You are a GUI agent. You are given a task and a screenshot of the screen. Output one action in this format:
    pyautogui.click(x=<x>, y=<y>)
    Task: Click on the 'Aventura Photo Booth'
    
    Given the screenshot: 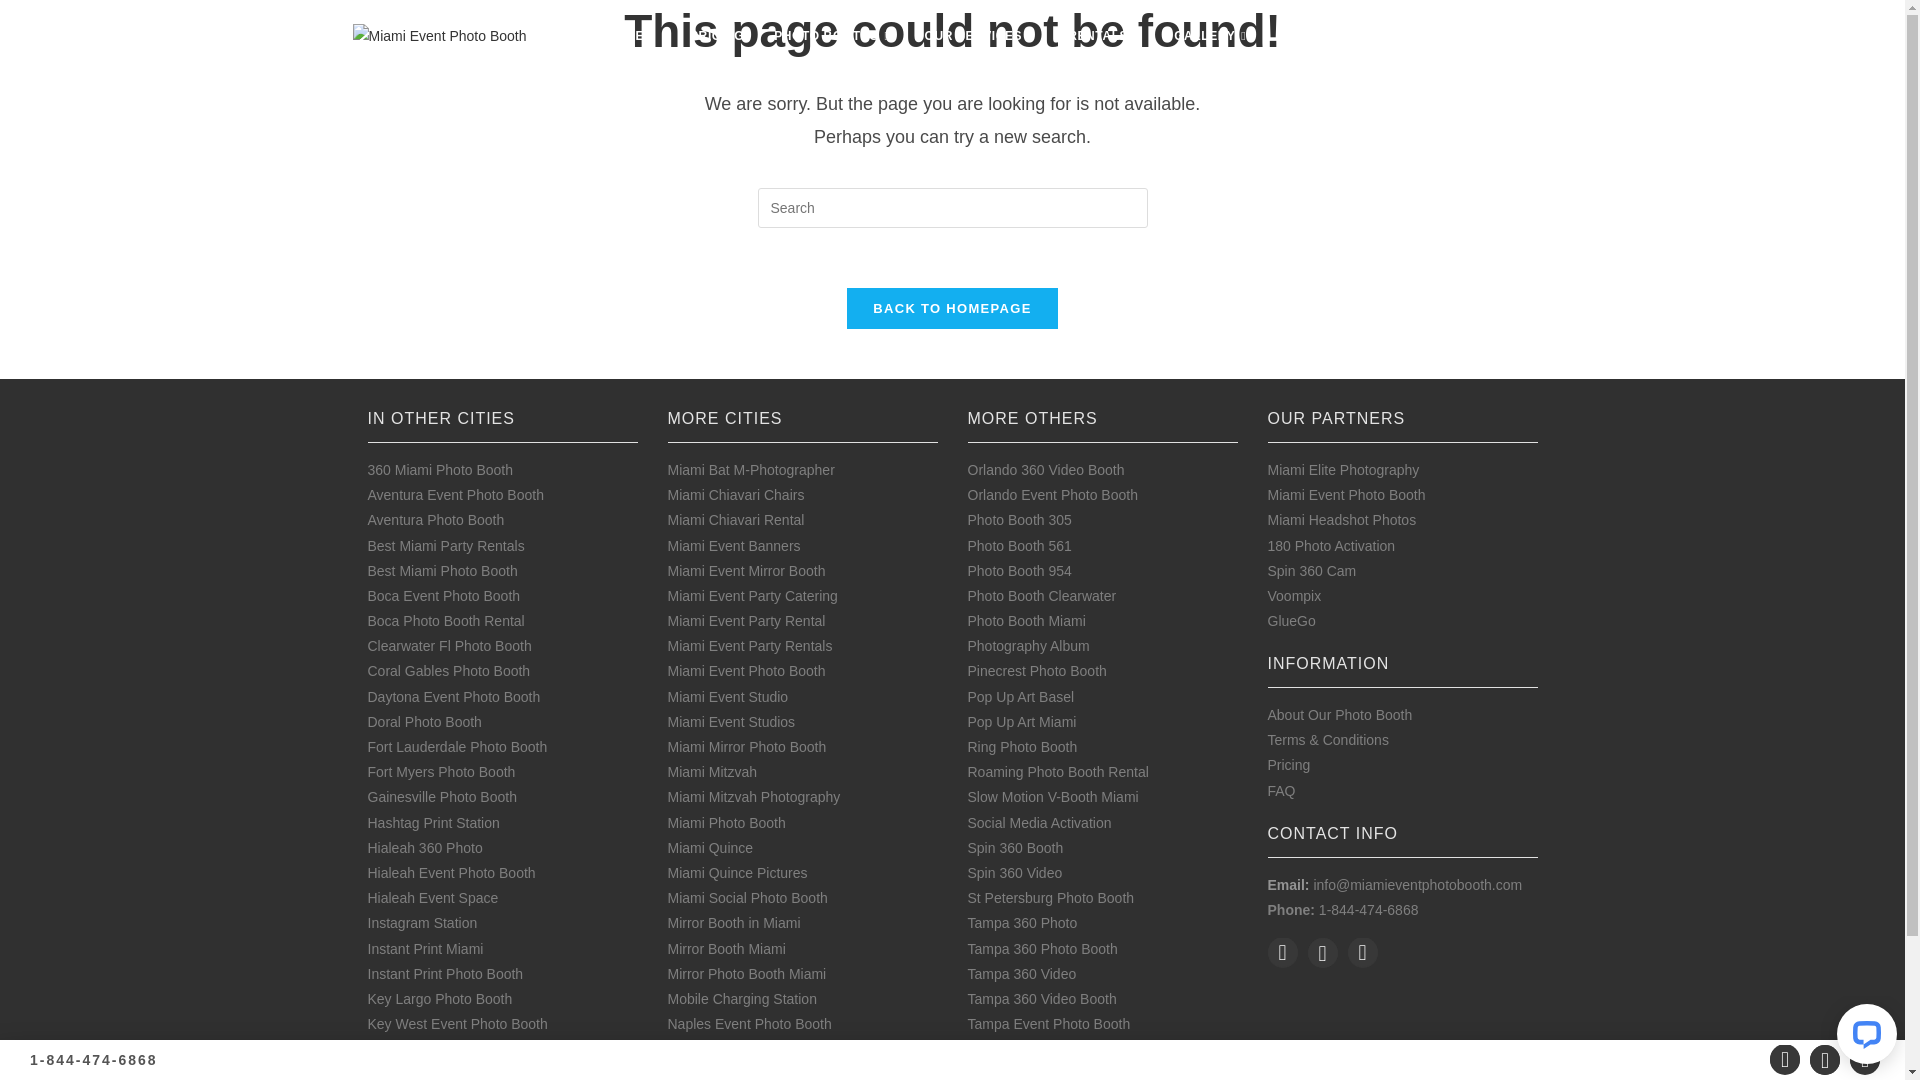 What is the action you would take?
    pyautogui.click(x=435, y=519)
    